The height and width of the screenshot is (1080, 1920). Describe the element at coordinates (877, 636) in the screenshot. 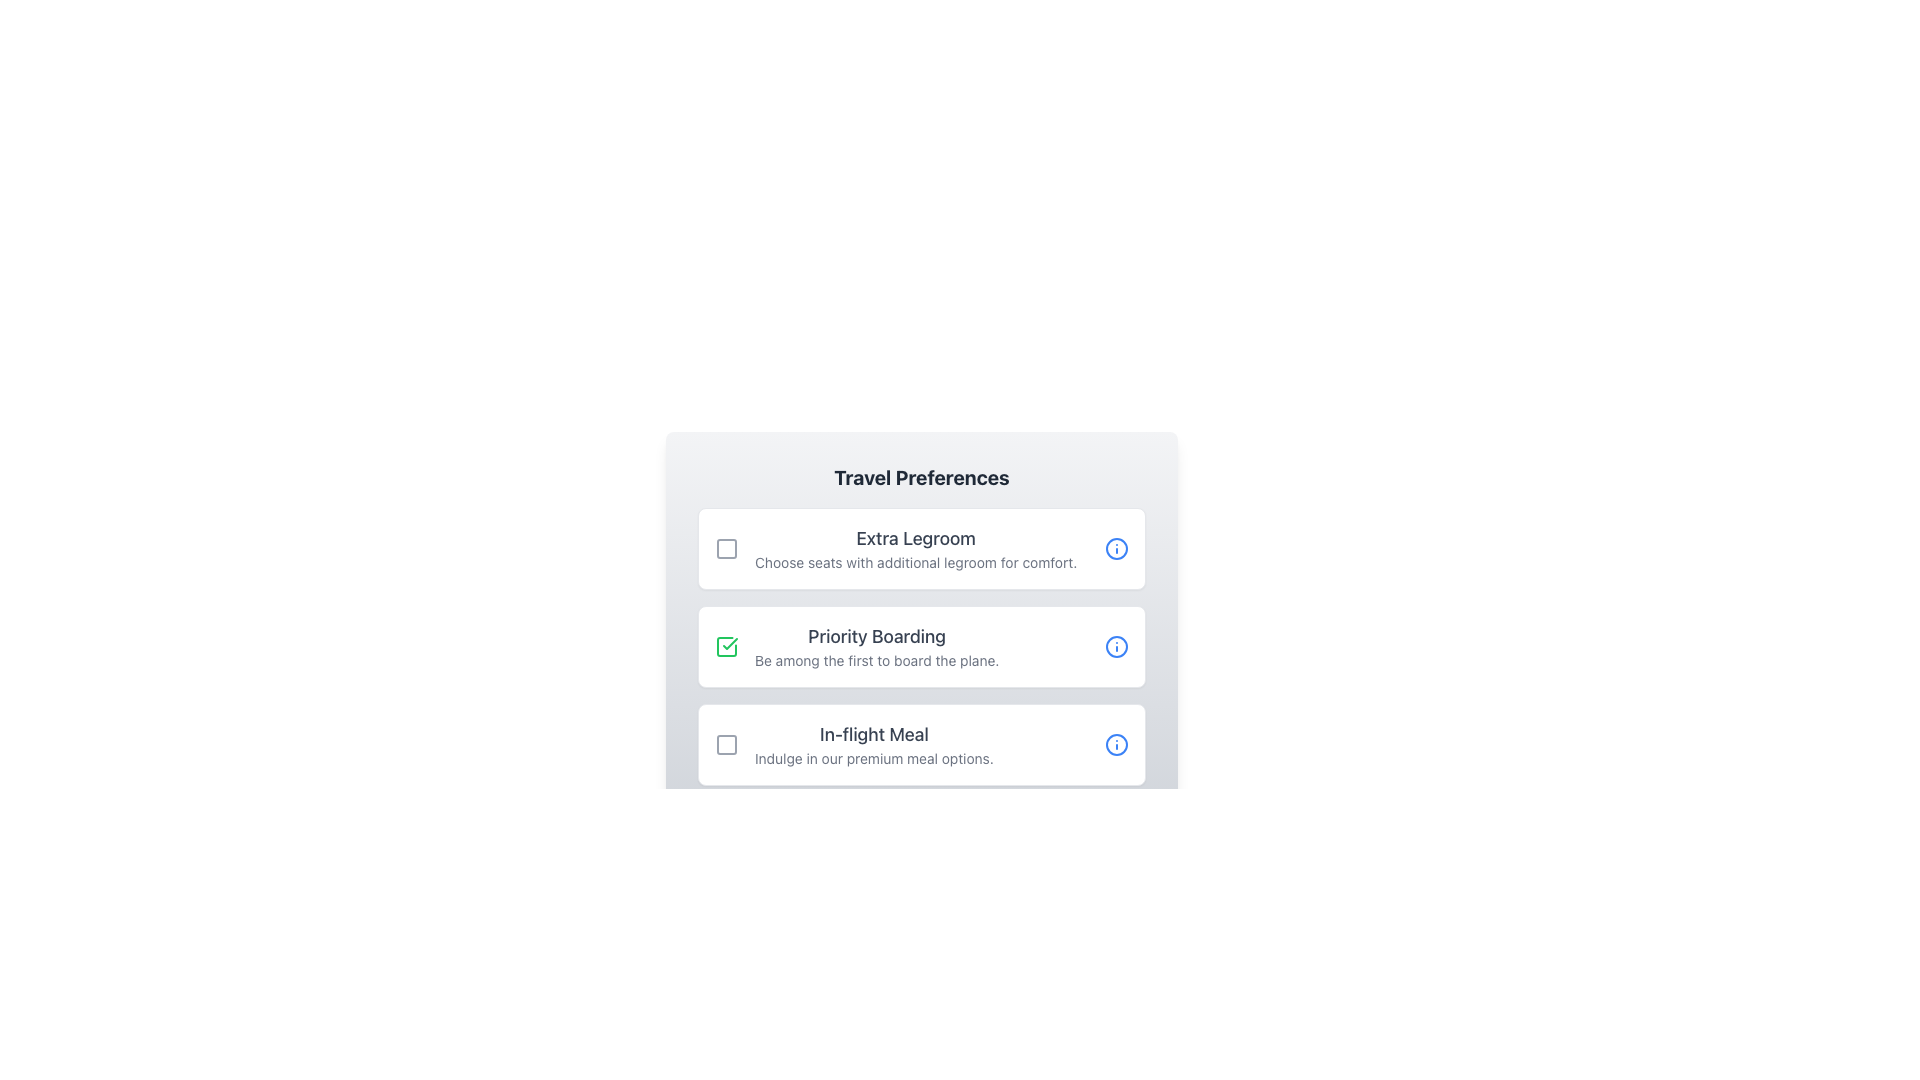

I see `the title text element labeled 'Priority Boarding', which is centrally positioned in the second option of the travel preferences list` at that location.